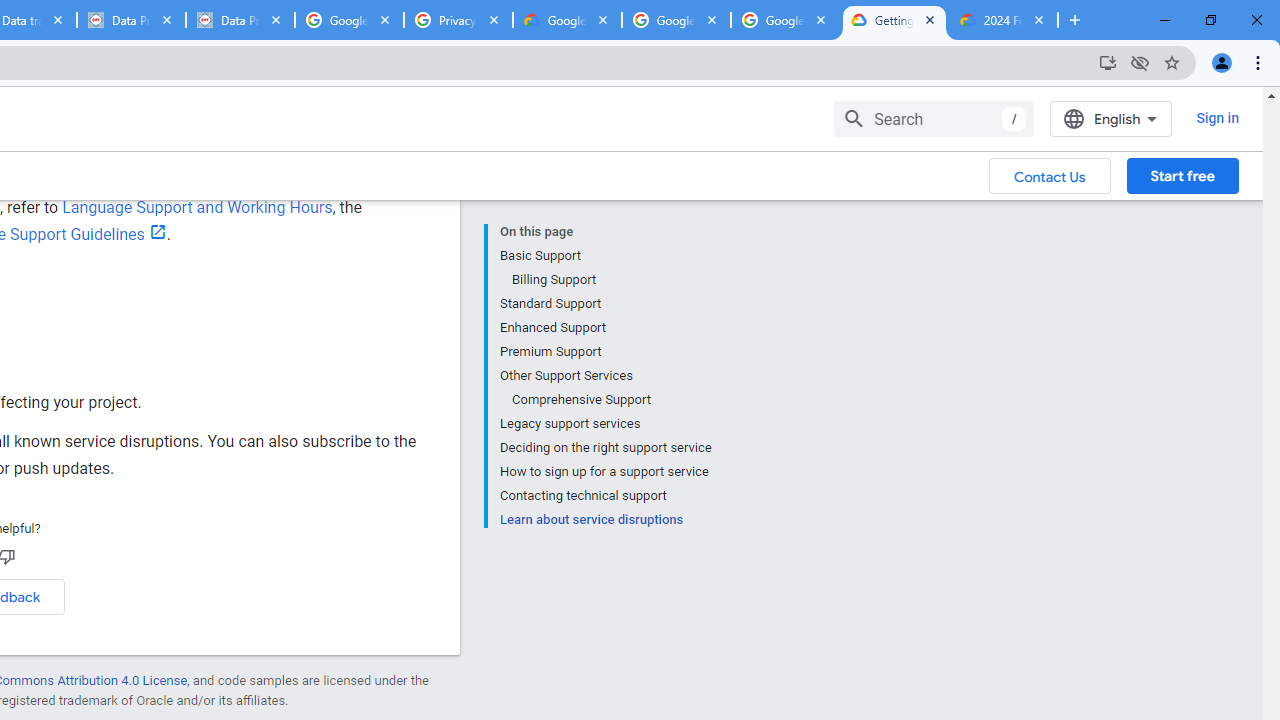 The width and height of the screenshot is (1280, 720). What do you see at coordinates (240, 20) in the screenshot?
I see `'Data Privacy Framework'` at bounding box center [240, 20].